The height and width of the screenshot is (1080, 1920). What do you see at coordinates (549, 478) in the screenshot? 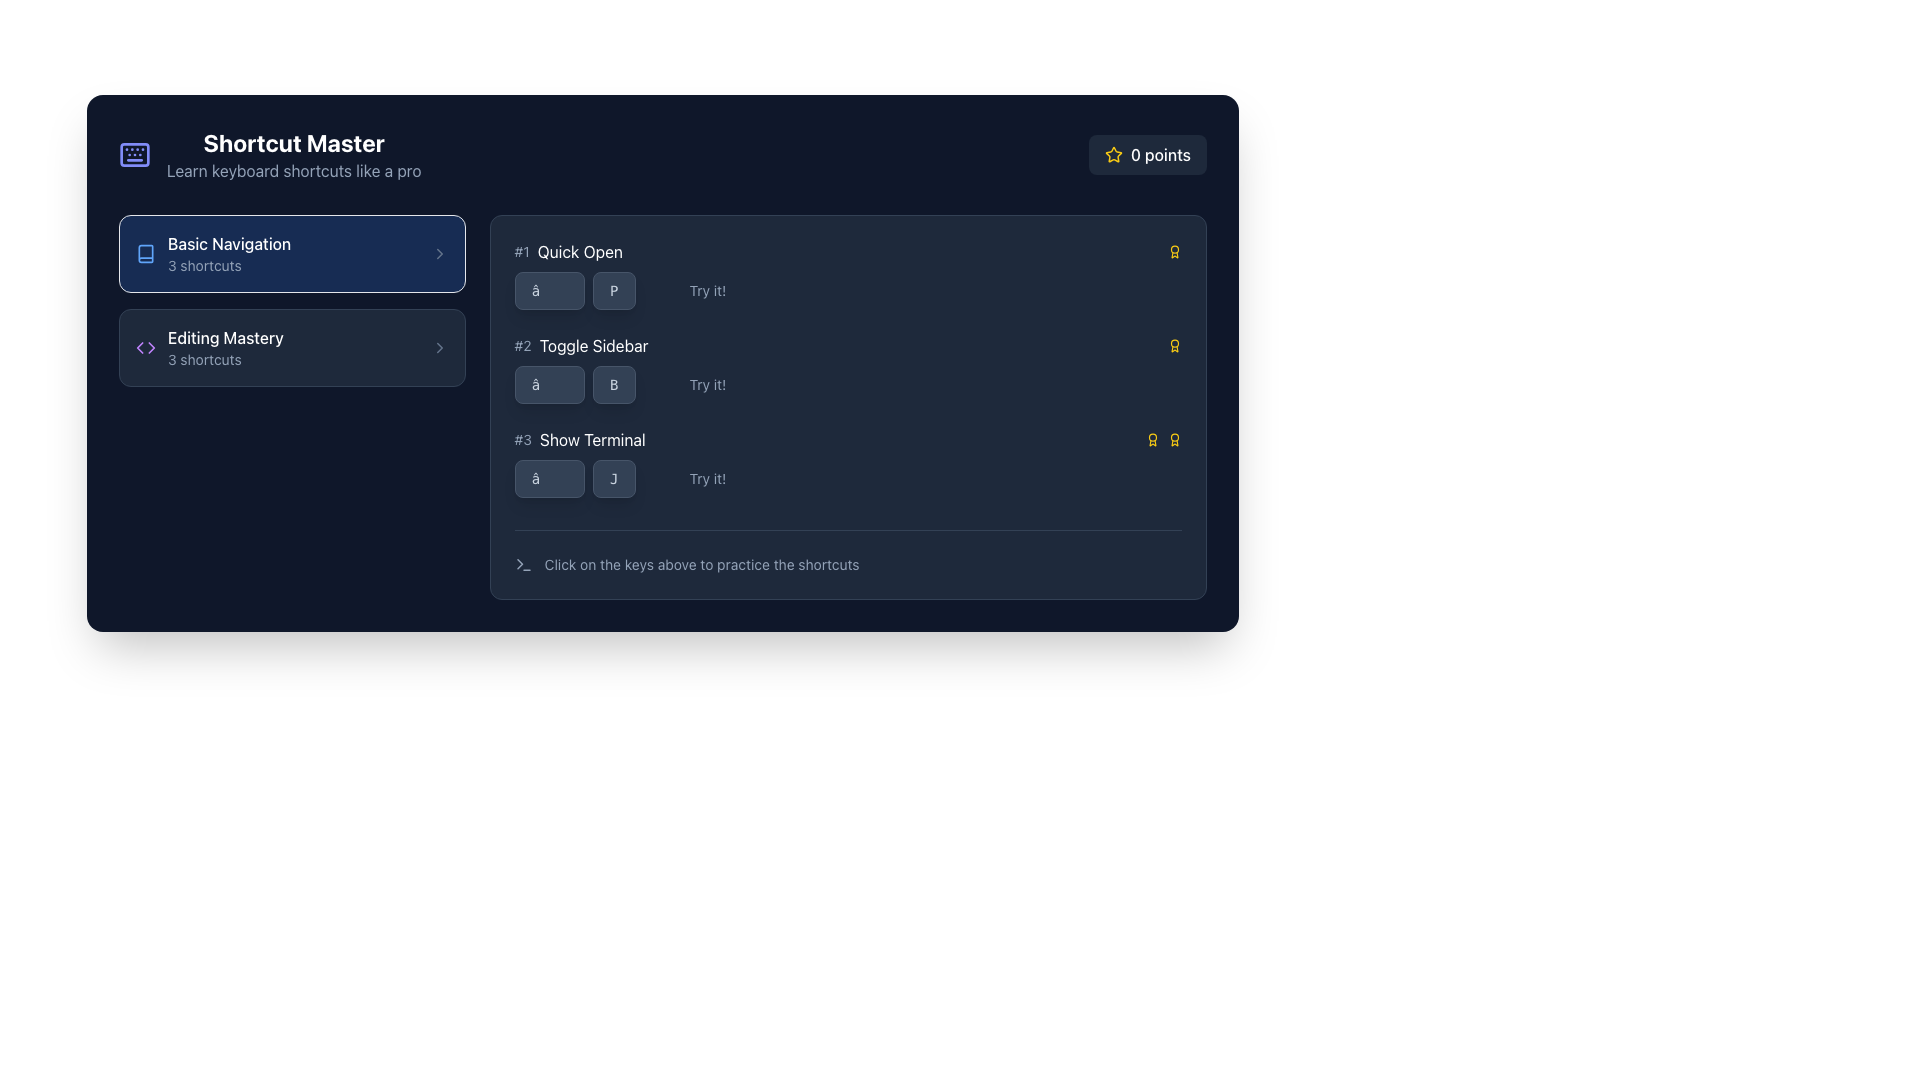
I see `the button representing the keyboard key (⌘) located in the third row of the keyboard shortcut section titled 'Show Terminal'` at bounding box center [549, 478].